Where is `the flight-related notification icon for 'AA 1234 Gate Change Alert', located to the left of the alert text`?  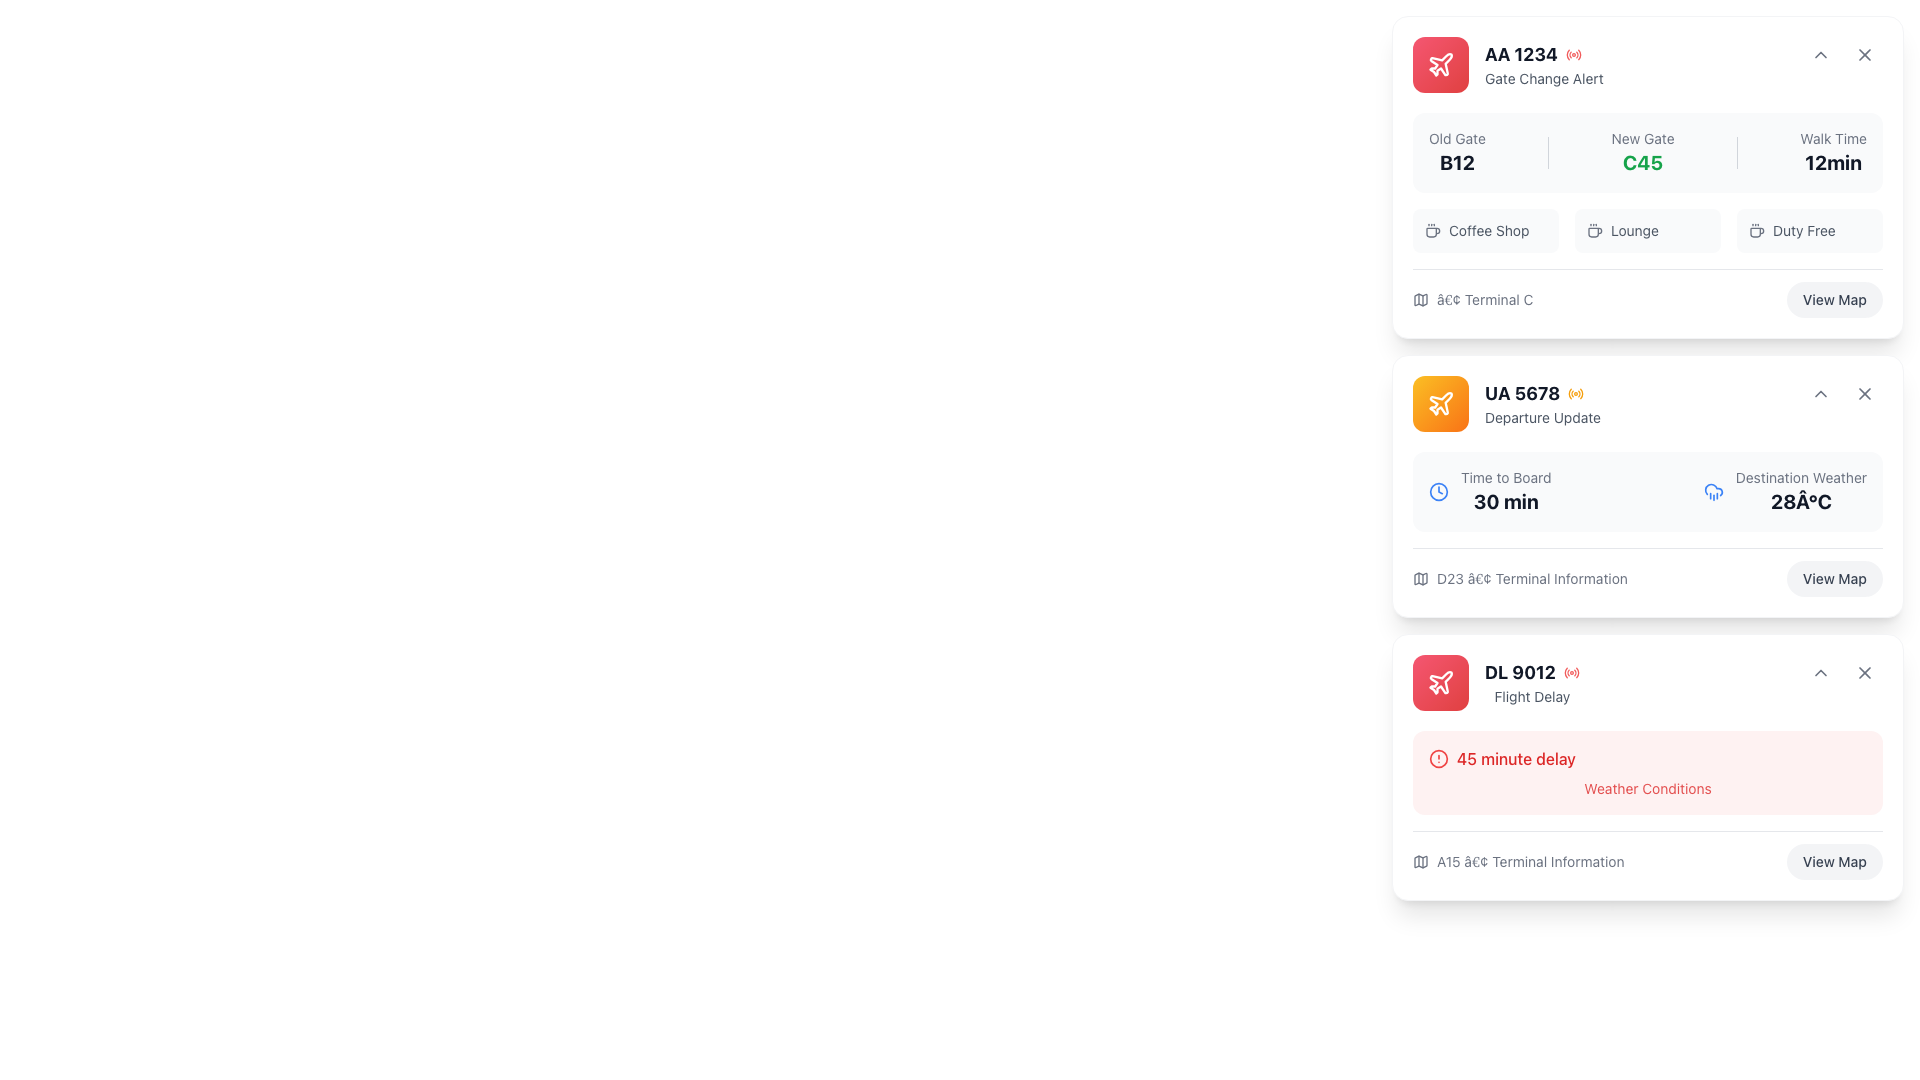 the flight-related notification icon for 'AA 1234 Gate Change Alert', located to the left of the alert text is located at coordinates (1440, 64).